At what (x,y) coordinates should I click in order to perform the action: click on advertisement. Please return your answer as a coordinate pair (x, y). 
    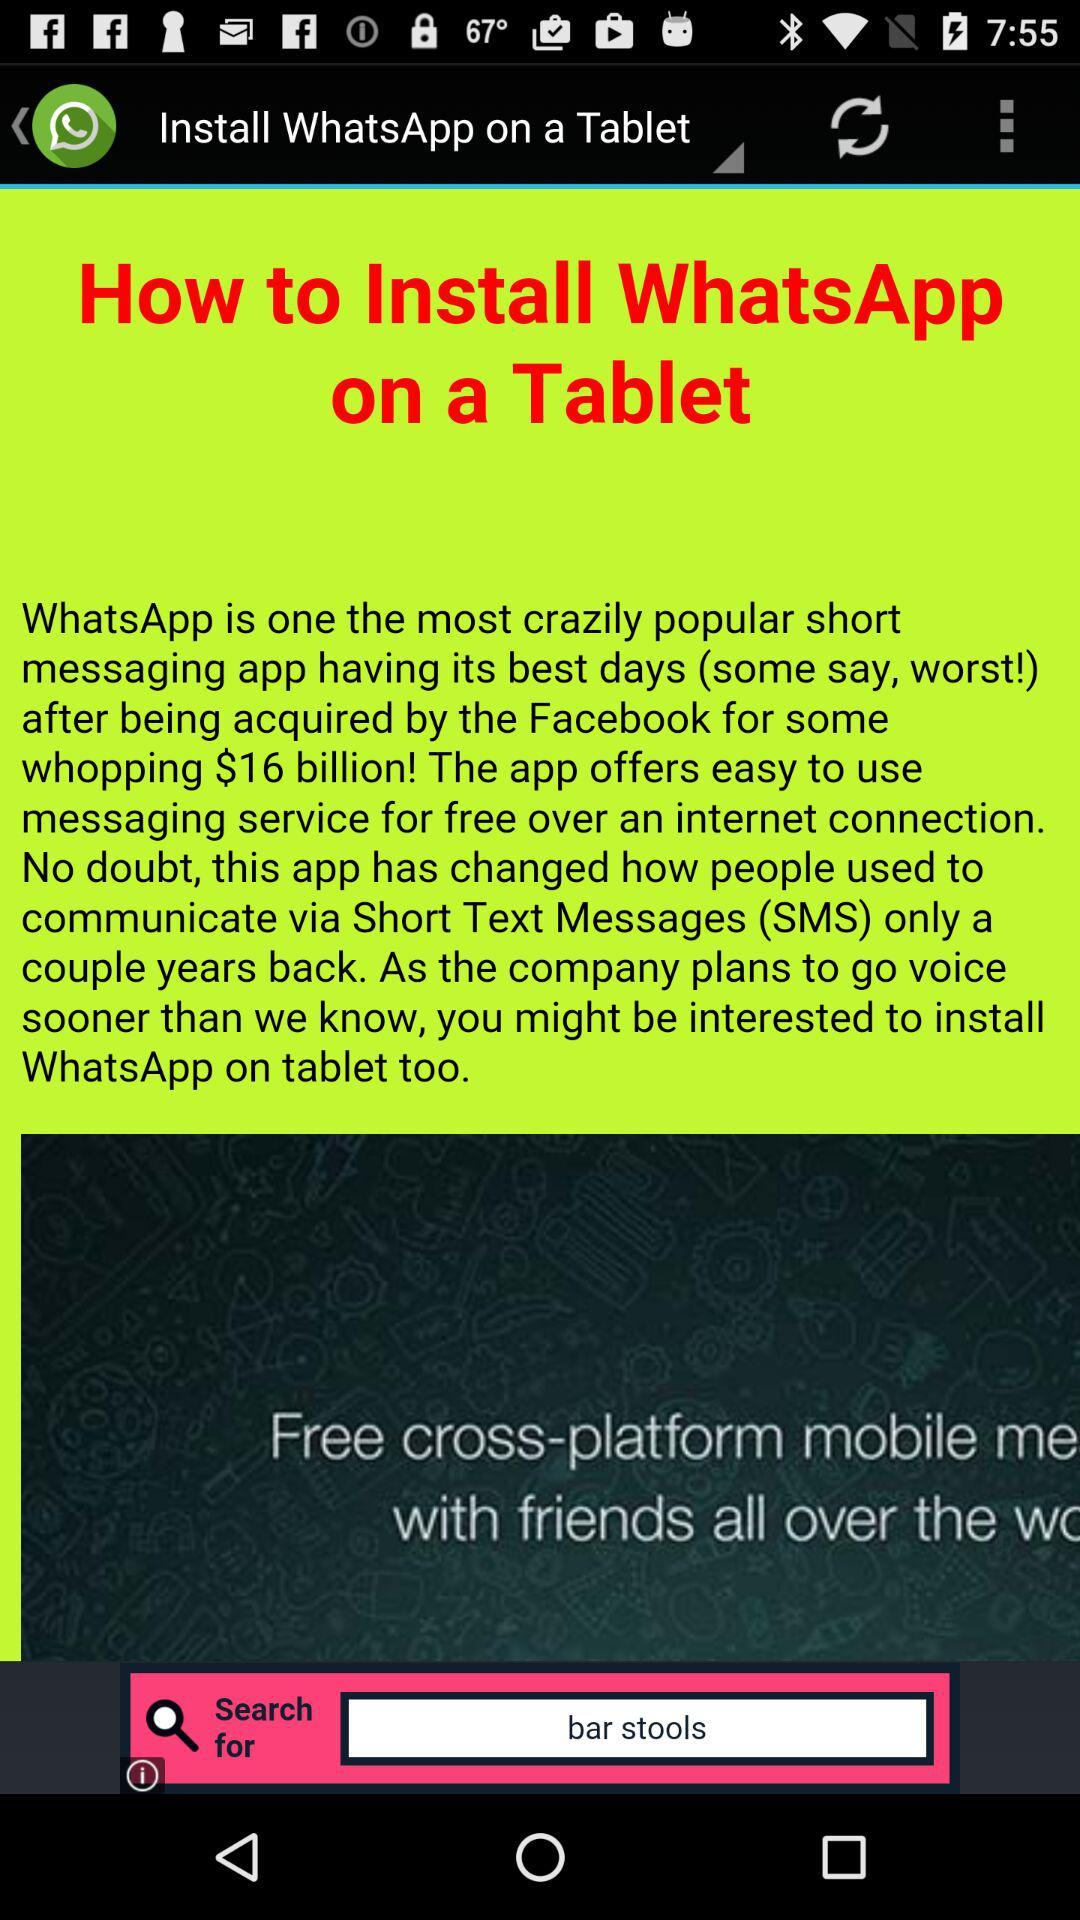
    Looking at the image, I should click on (540, 1727).